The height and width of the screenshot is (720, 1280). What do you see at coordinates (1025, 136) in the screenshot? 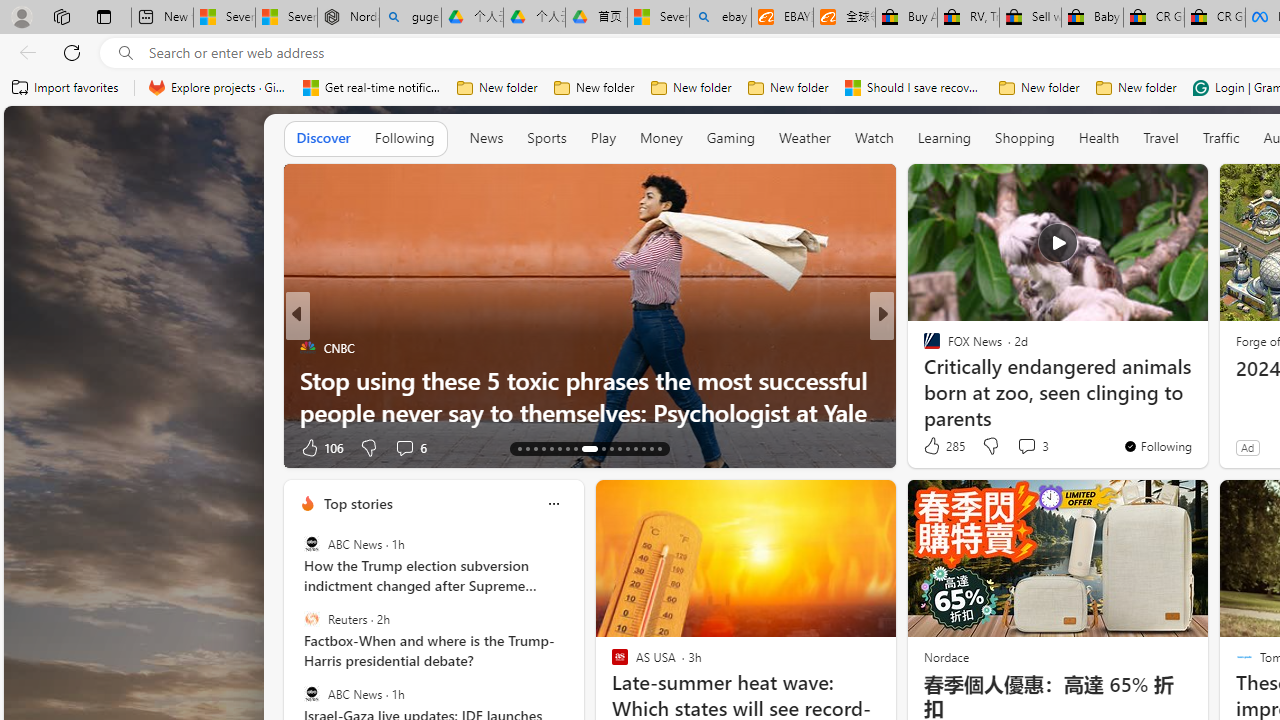
I see `'Shopping'` at bounding box center [1025, 136].